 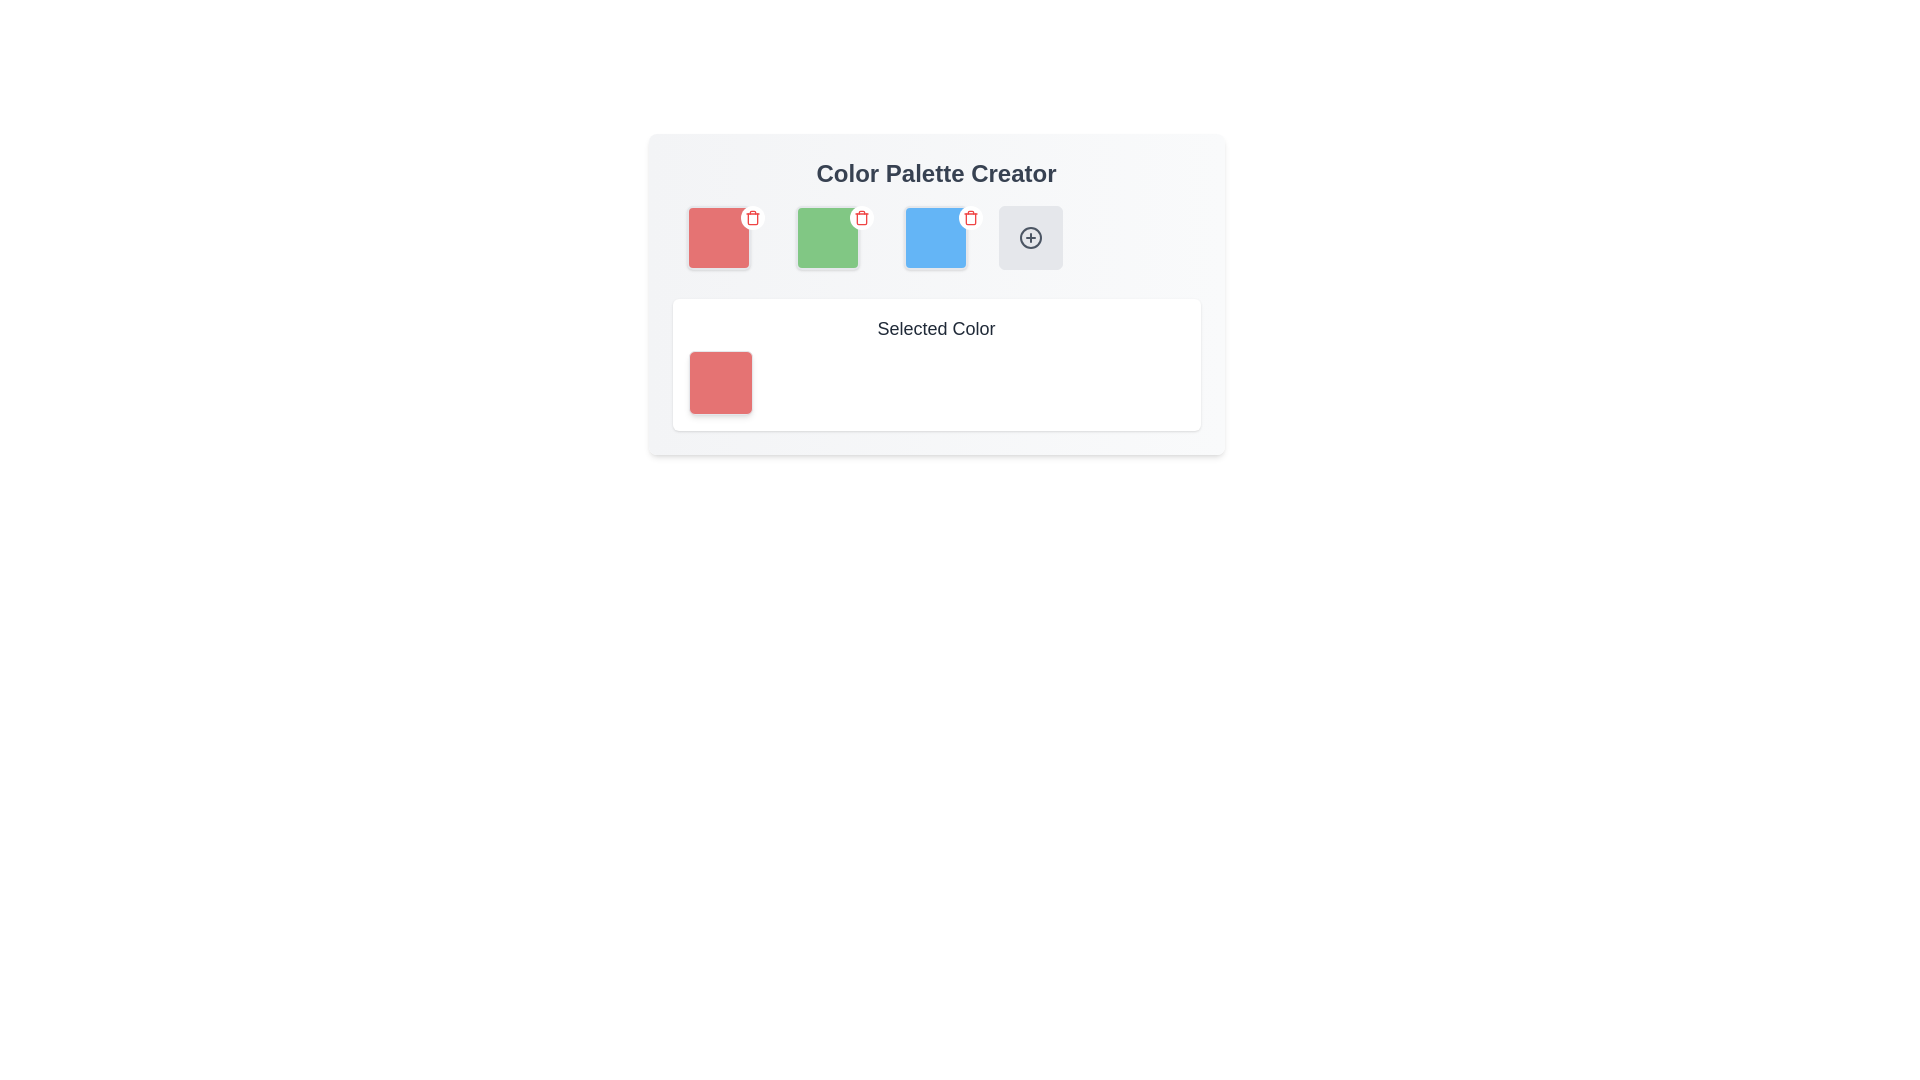 What do you see at coordinates (752, 218) in the screenshot?
I see `the delete icon located at the top-right corner of the red square item` at bounding box center [752, 218].